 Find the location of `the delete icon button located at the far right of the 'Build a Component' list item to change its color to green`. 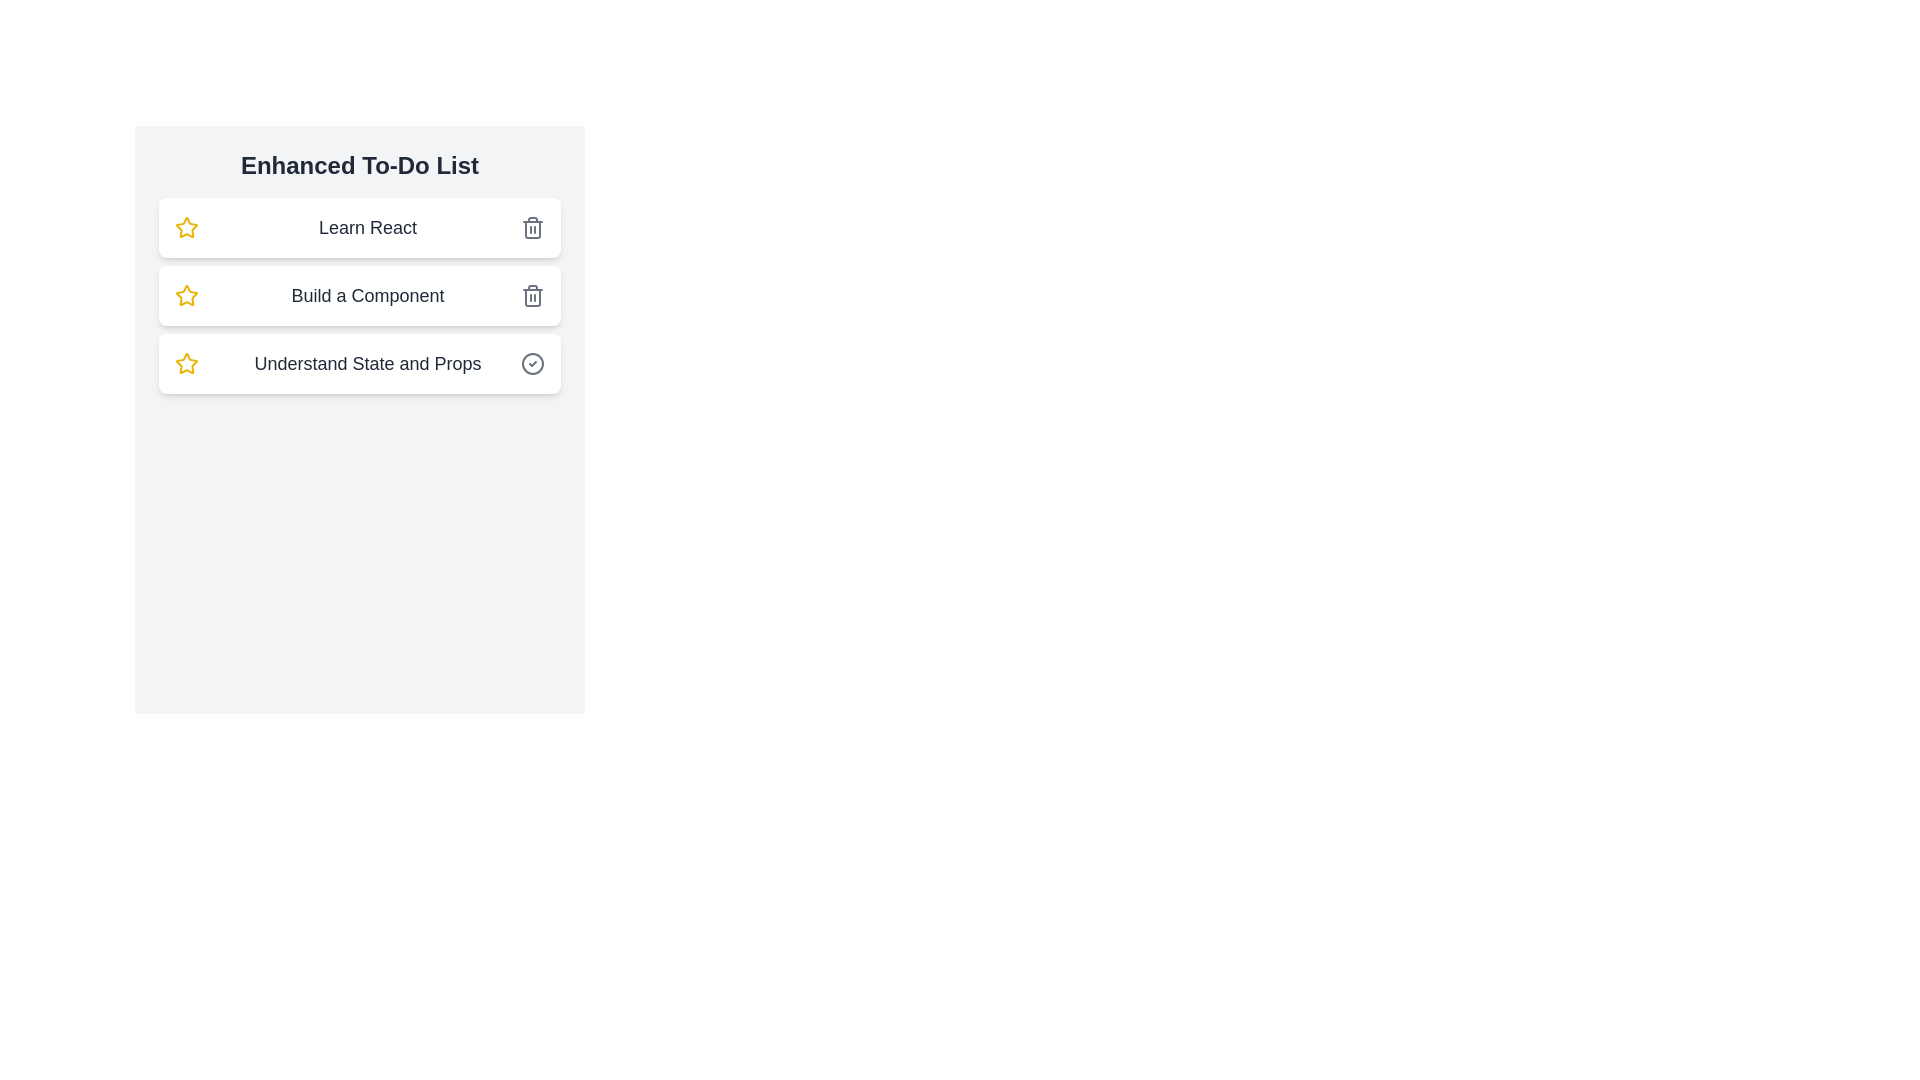

the delete icon button located at the far right of the 'Build a Component' list item to change its color to green is located at coordinates (532, 296).